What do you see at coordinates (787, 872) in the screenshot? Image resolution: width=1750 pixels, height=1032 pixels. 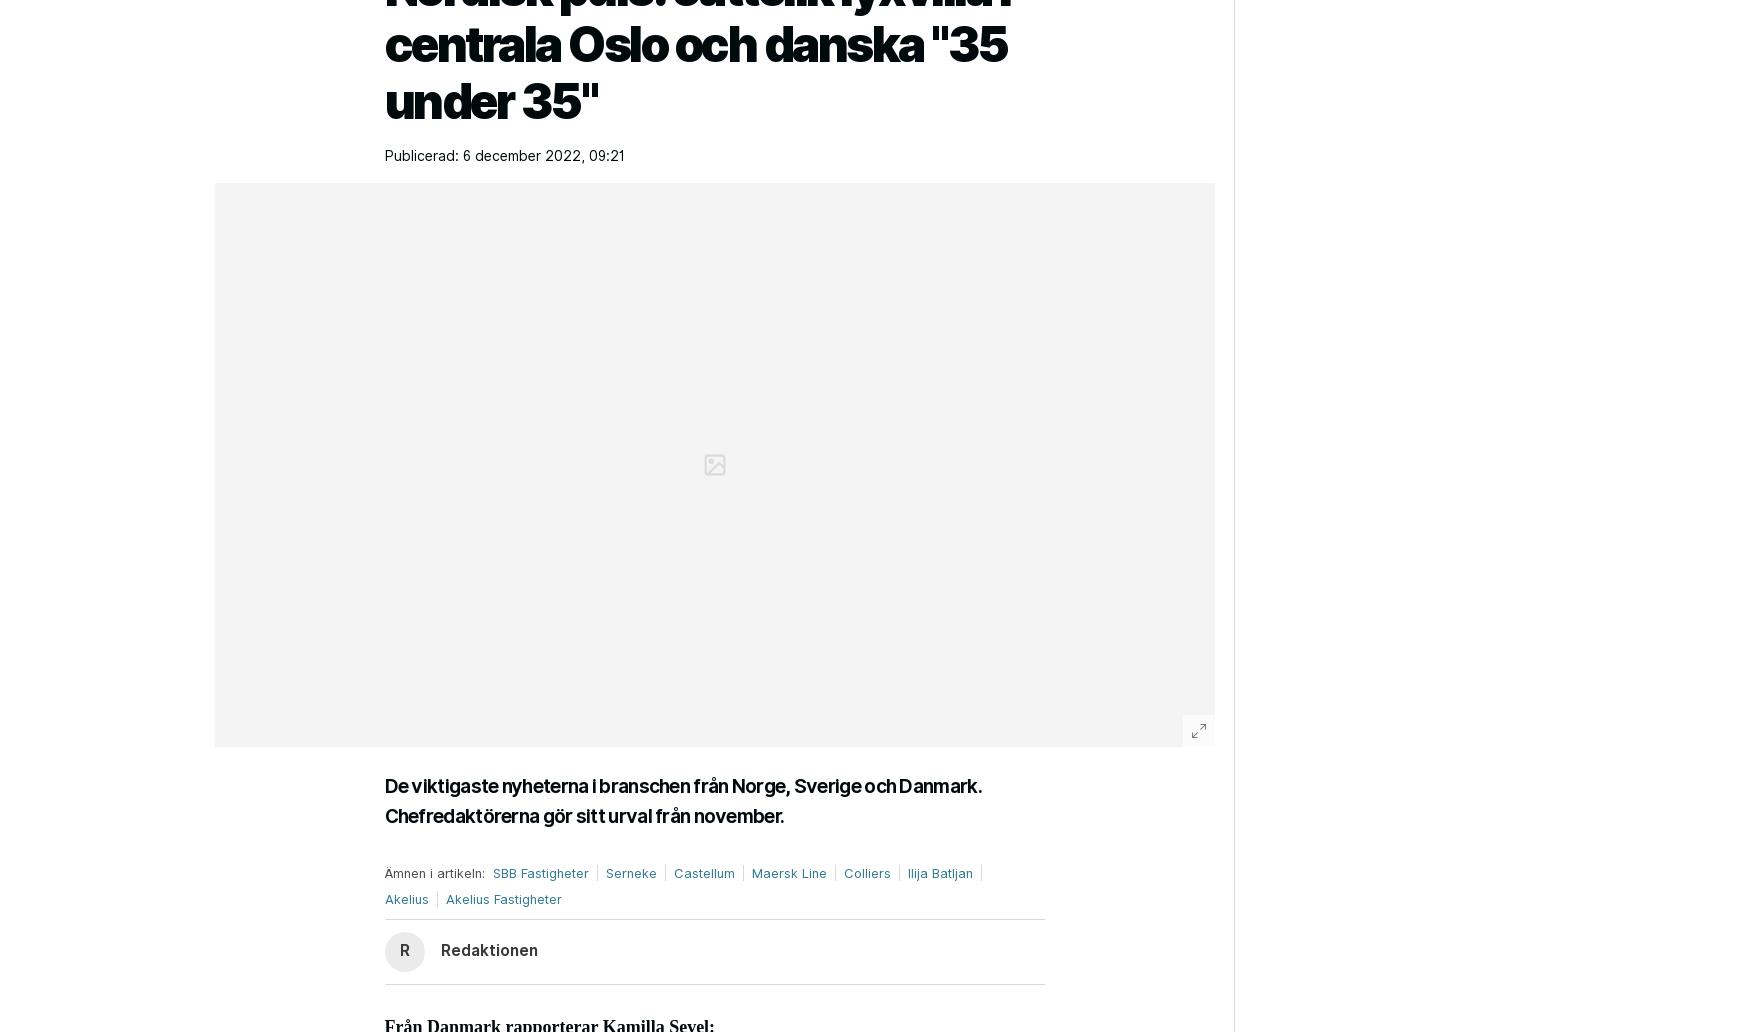 I see `'Maersk Line'` at bounding box center [787, 872].